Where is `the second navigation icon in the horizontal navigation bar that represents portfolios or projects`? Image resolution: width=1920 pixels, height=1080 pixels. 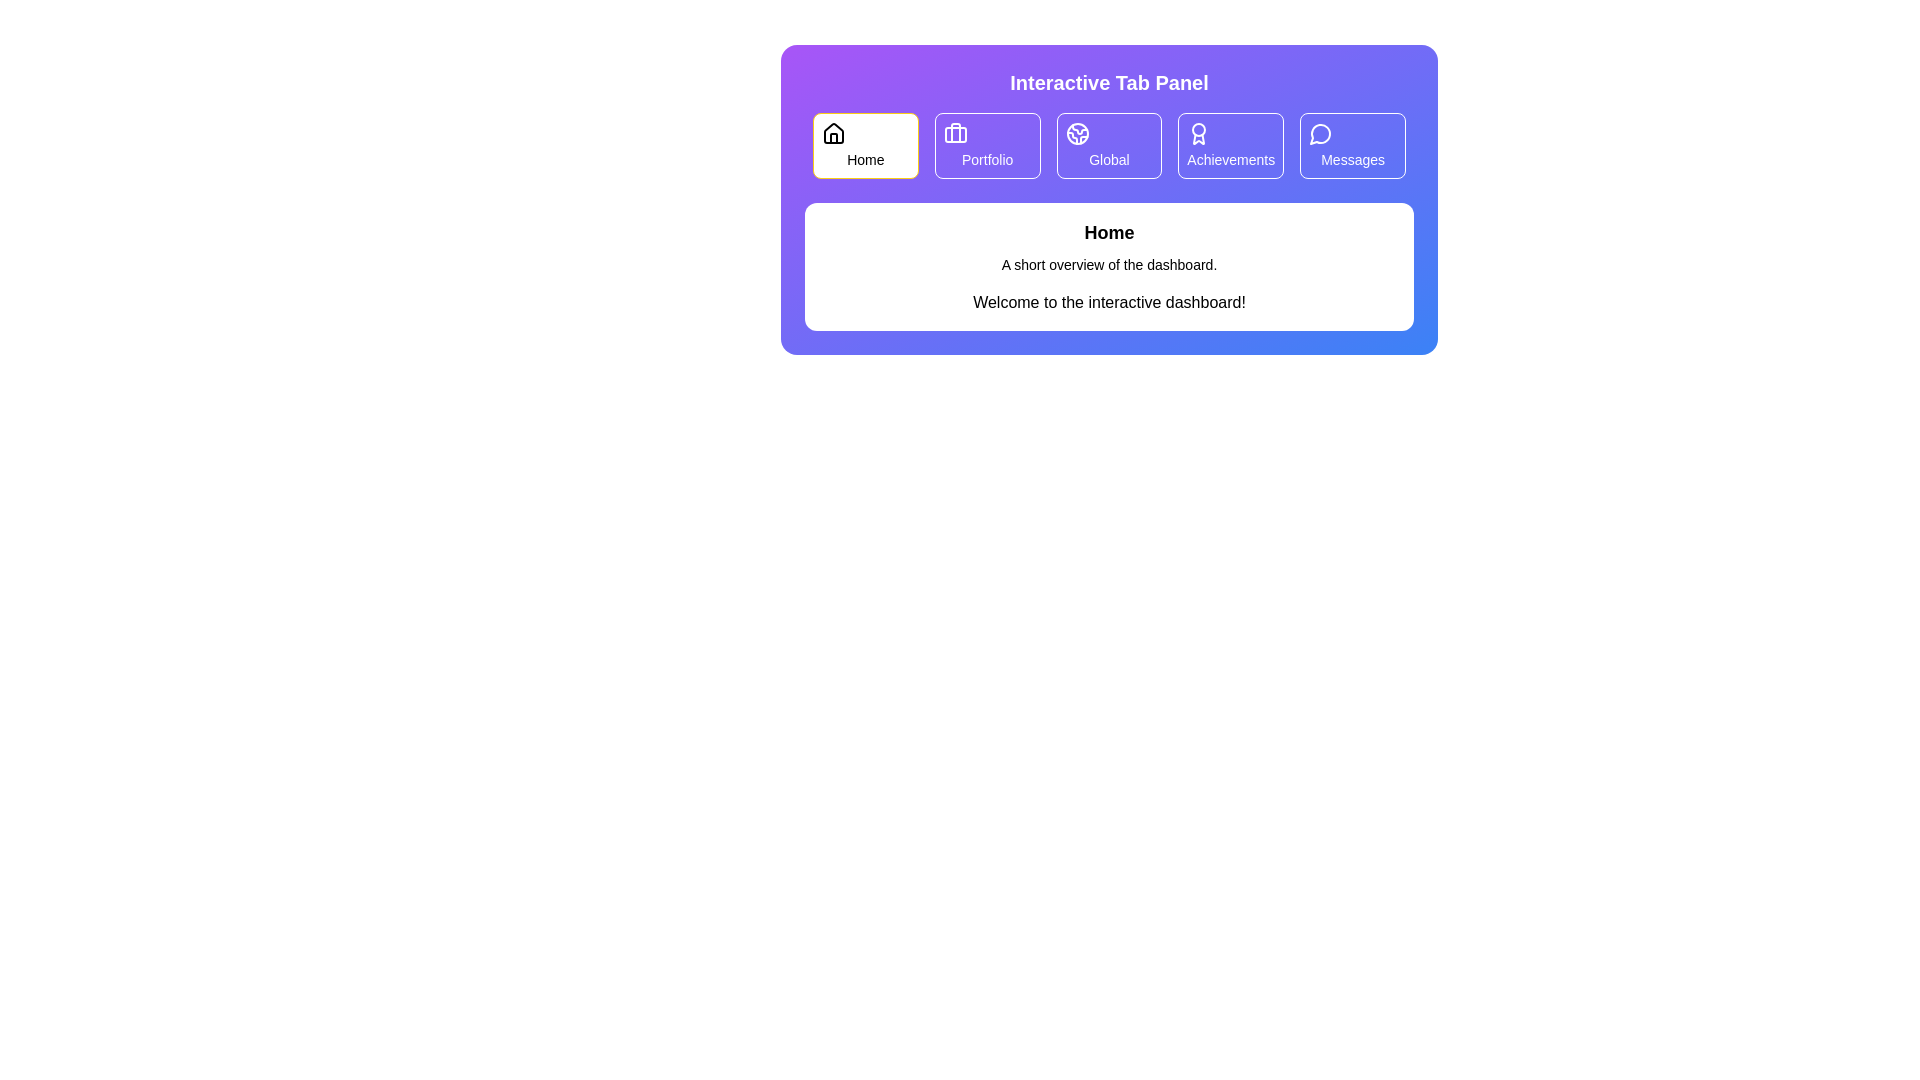 the second navigation icon in the horizontal navigation bar that represents portfolios or projects is located at coordinates (954, 134).